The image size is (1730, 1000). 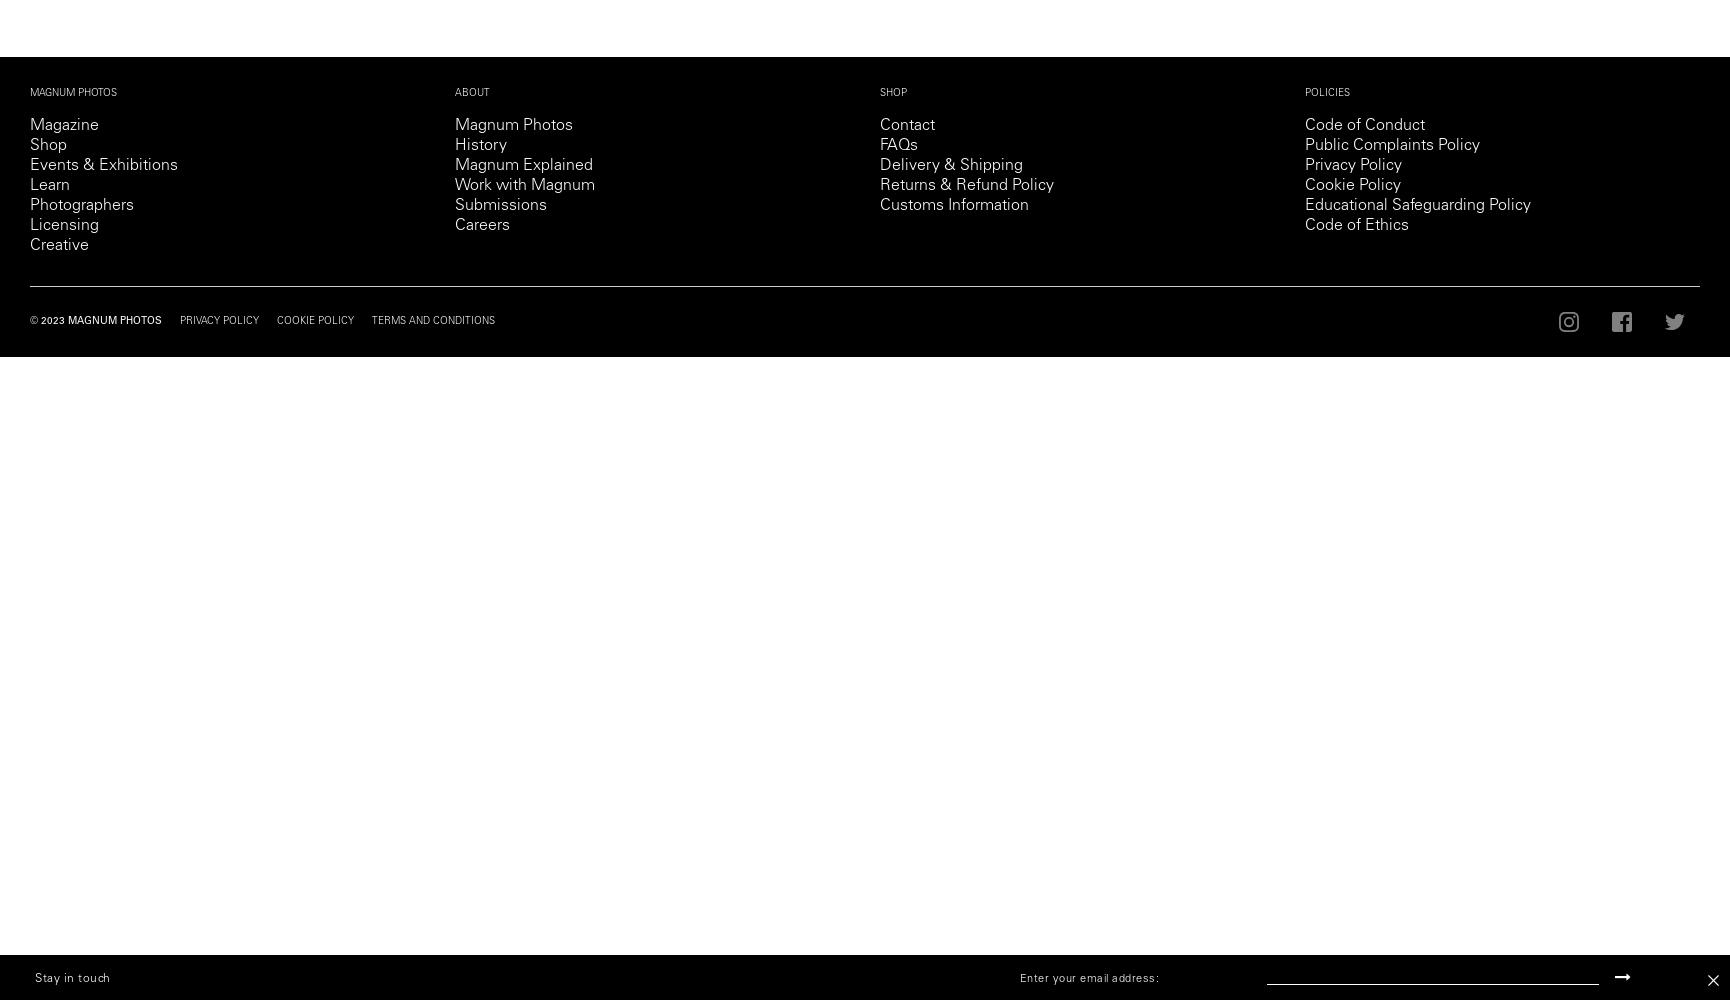 I want to click on 'SHOP', so click(x=880, y=93).